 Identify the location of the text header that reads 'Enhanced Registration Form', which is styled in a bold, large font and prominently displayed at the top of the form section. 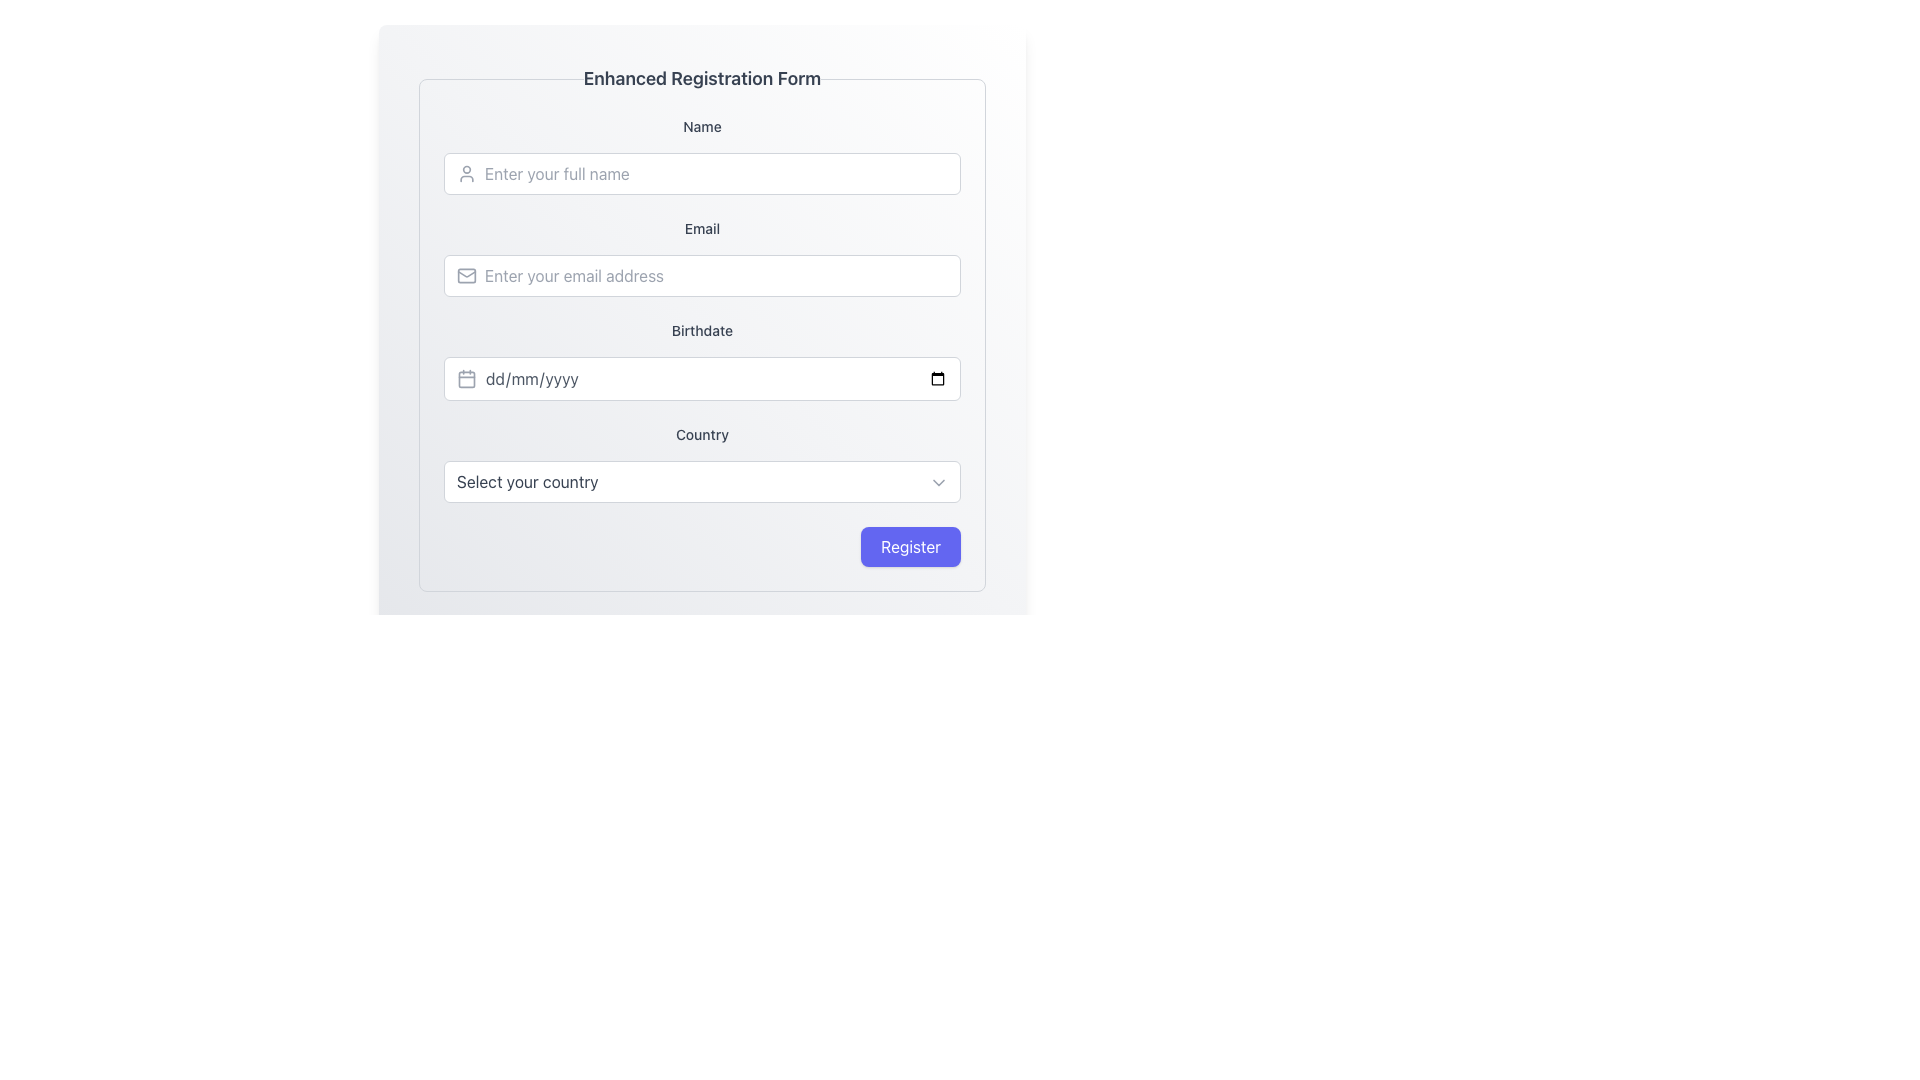
(702, 77).